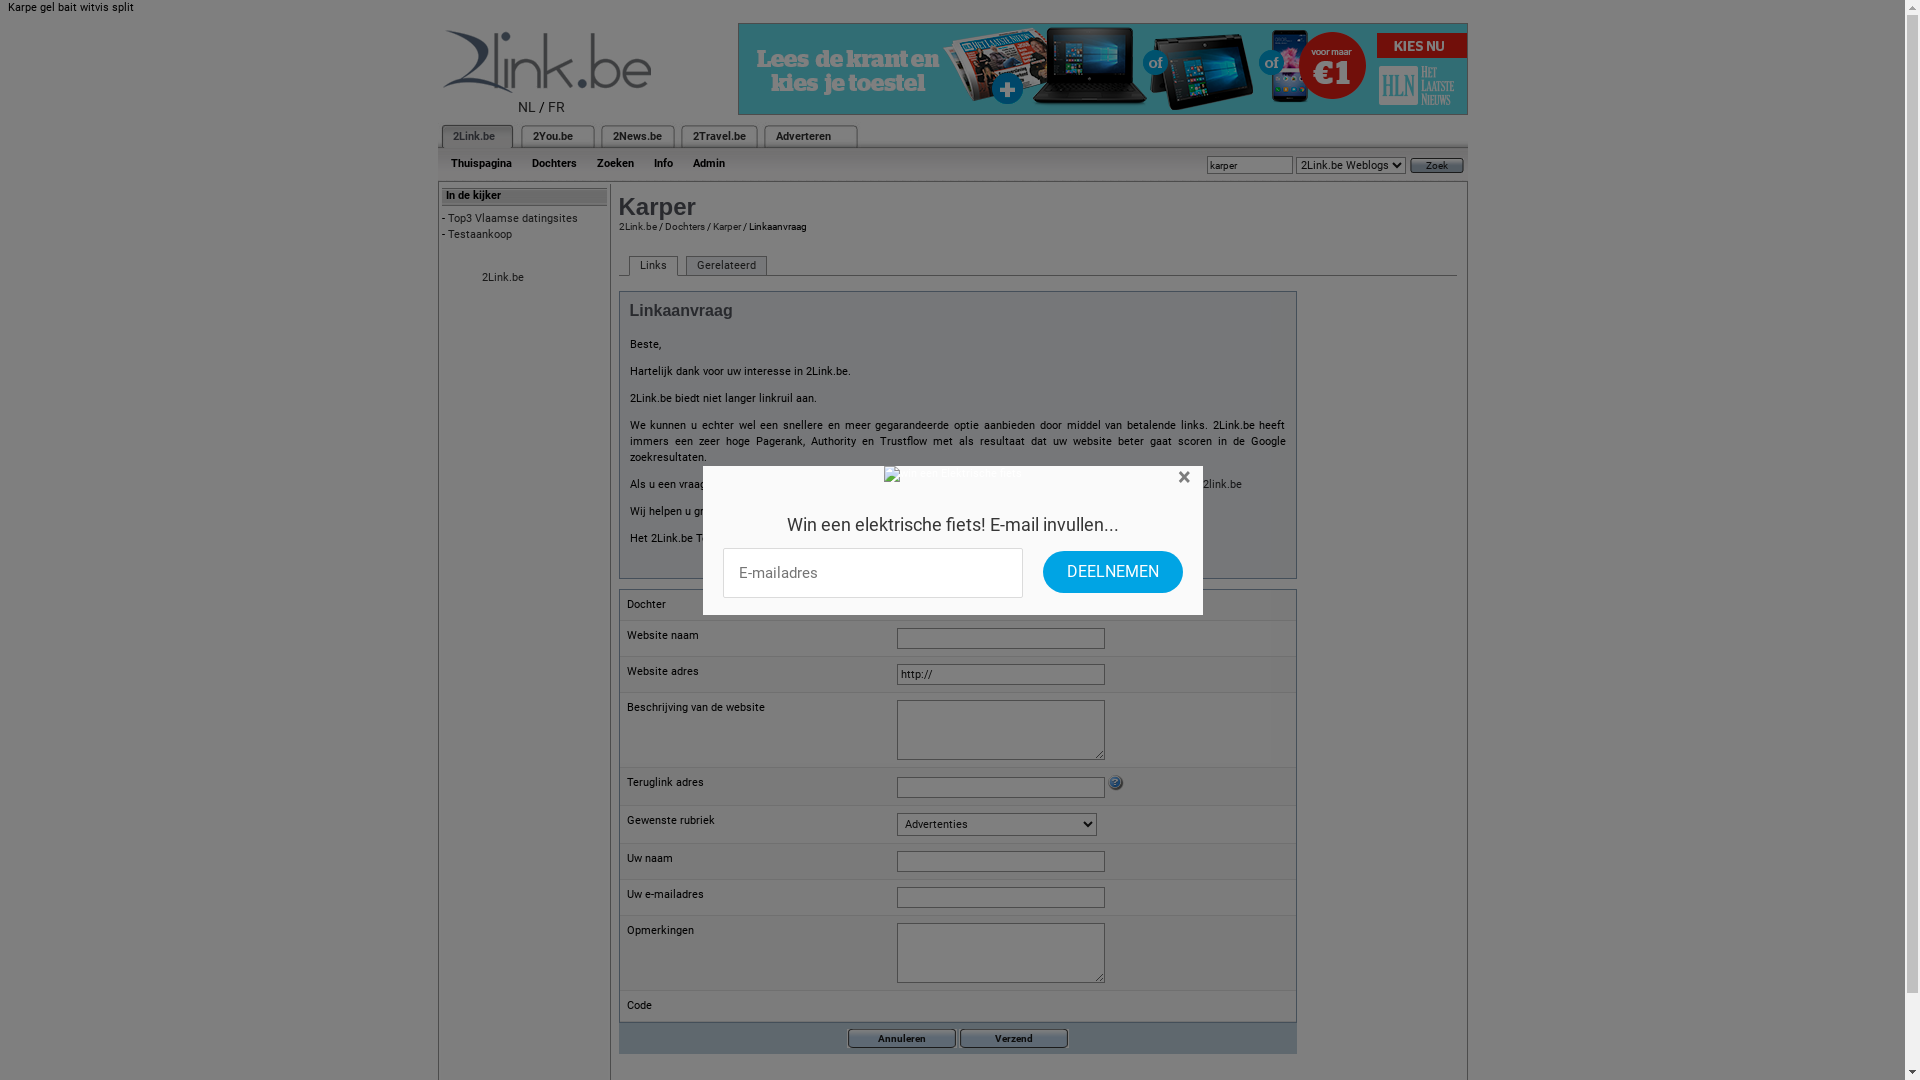 This screenshot has height=1080, width=1920. What do you see at coordinates (446, 233) in the screenshot?
I see `'Testaankoop'` at bounding box center [446, 233].